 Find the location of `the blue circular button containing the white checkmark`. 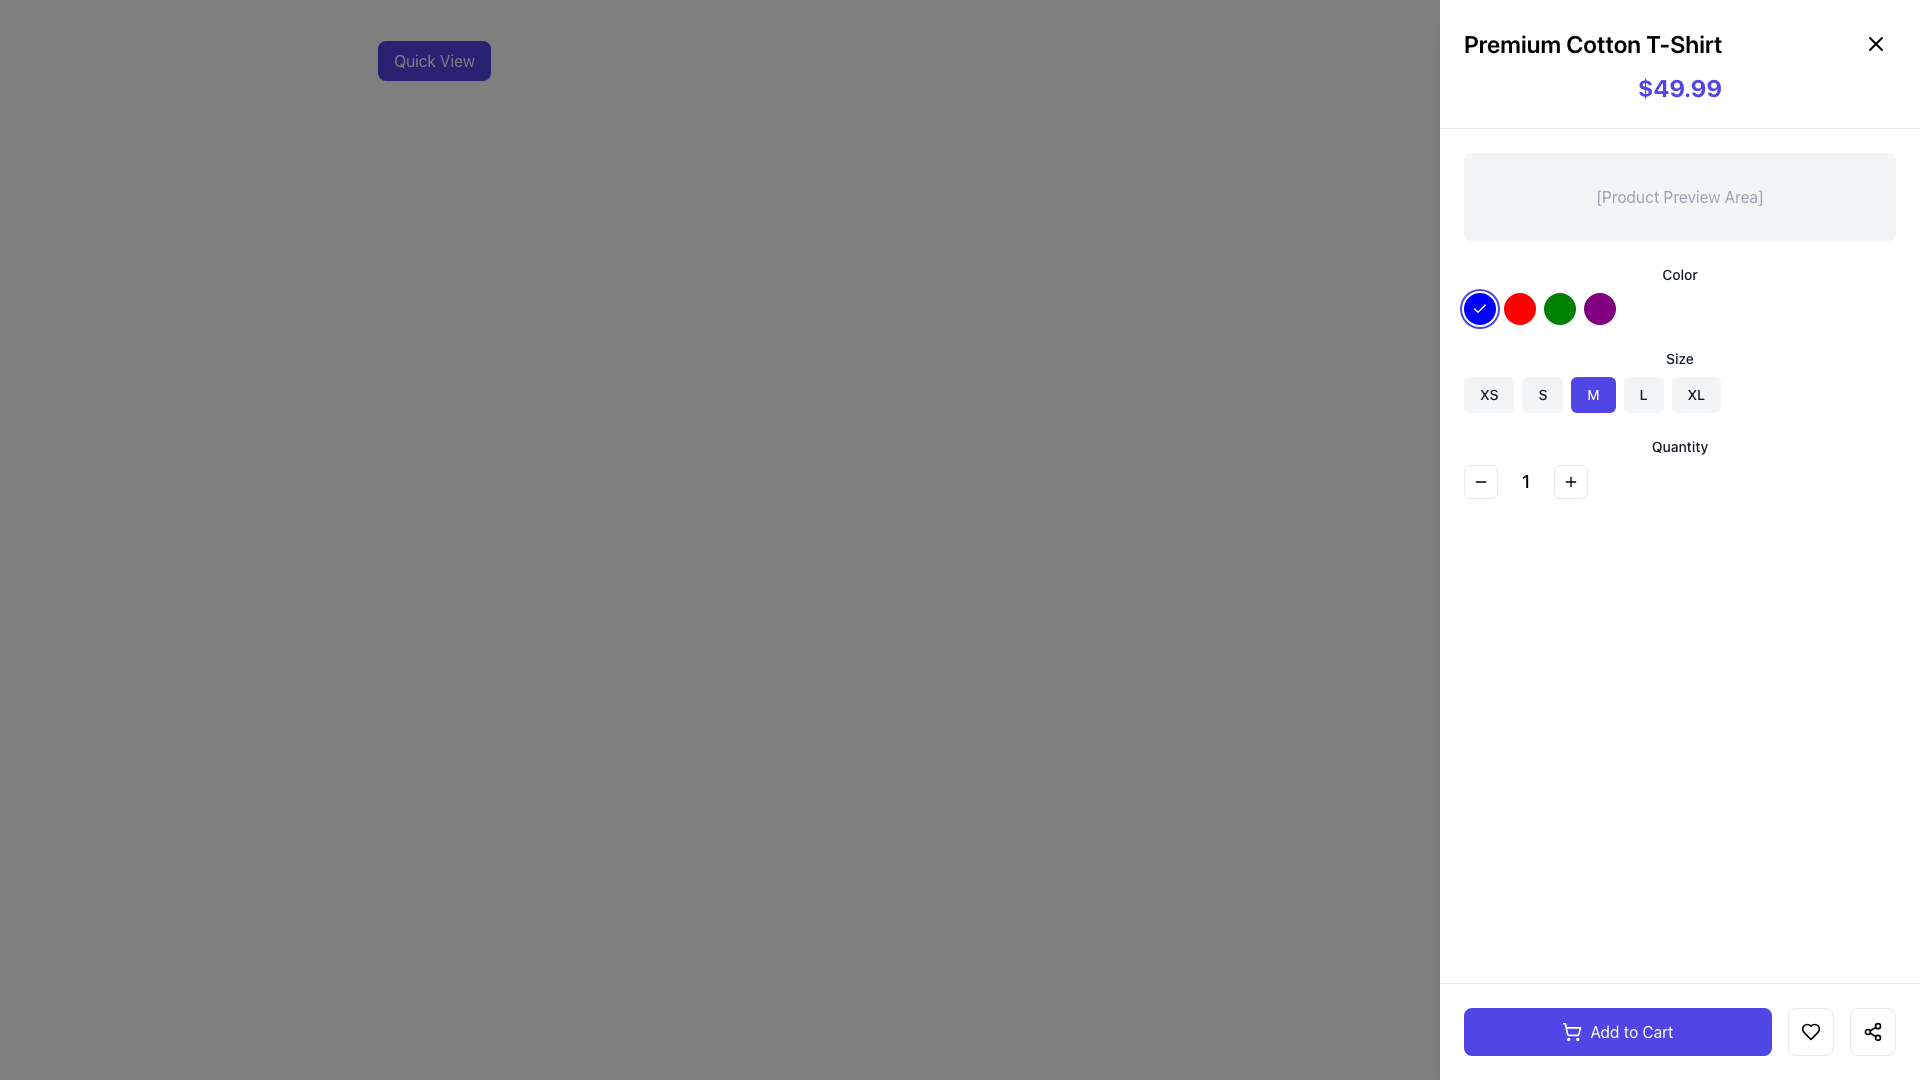

the blue circular button containing the white checkmark is located at coordinates (1479, 308).